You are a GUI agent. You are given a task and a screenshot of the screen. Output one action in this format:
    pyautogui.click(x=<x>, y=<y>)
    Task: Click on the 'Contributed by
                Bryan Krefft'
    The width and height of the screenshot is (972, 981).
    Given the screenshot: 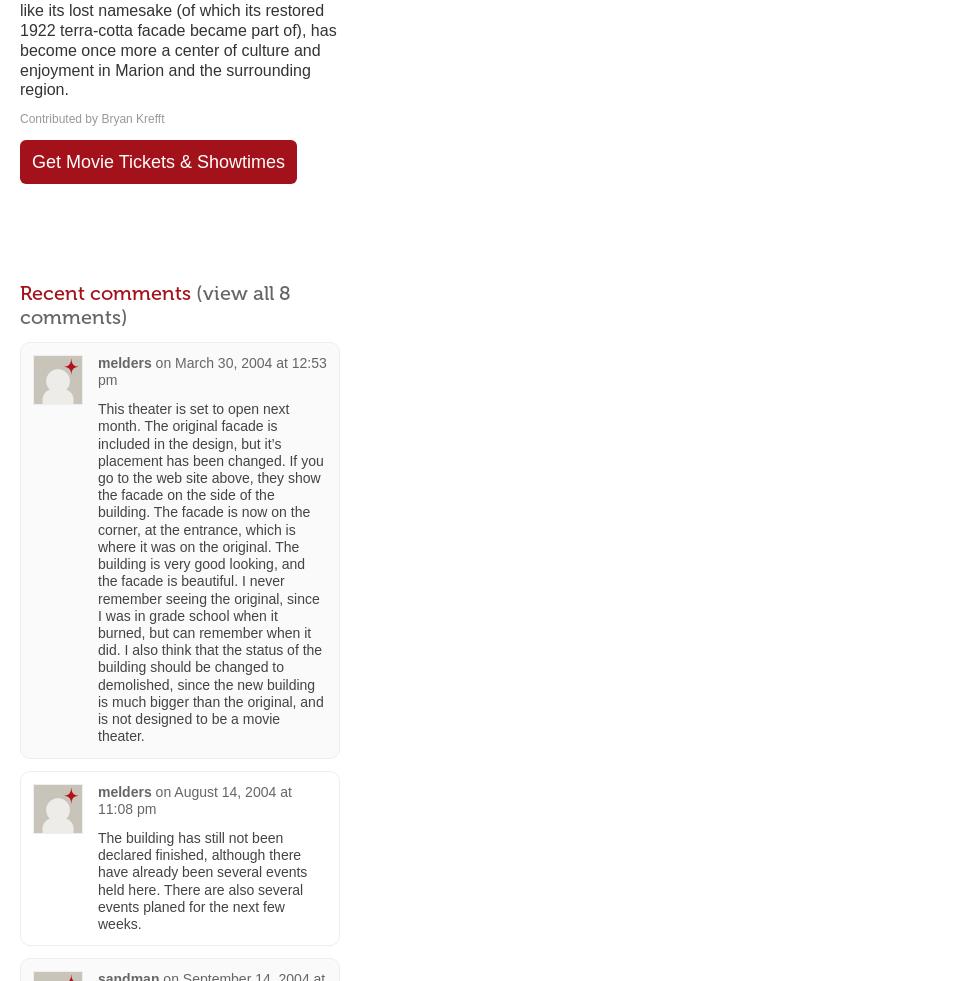 What is the action you would take?
    pyautogui.click(x=91, y=117)
    